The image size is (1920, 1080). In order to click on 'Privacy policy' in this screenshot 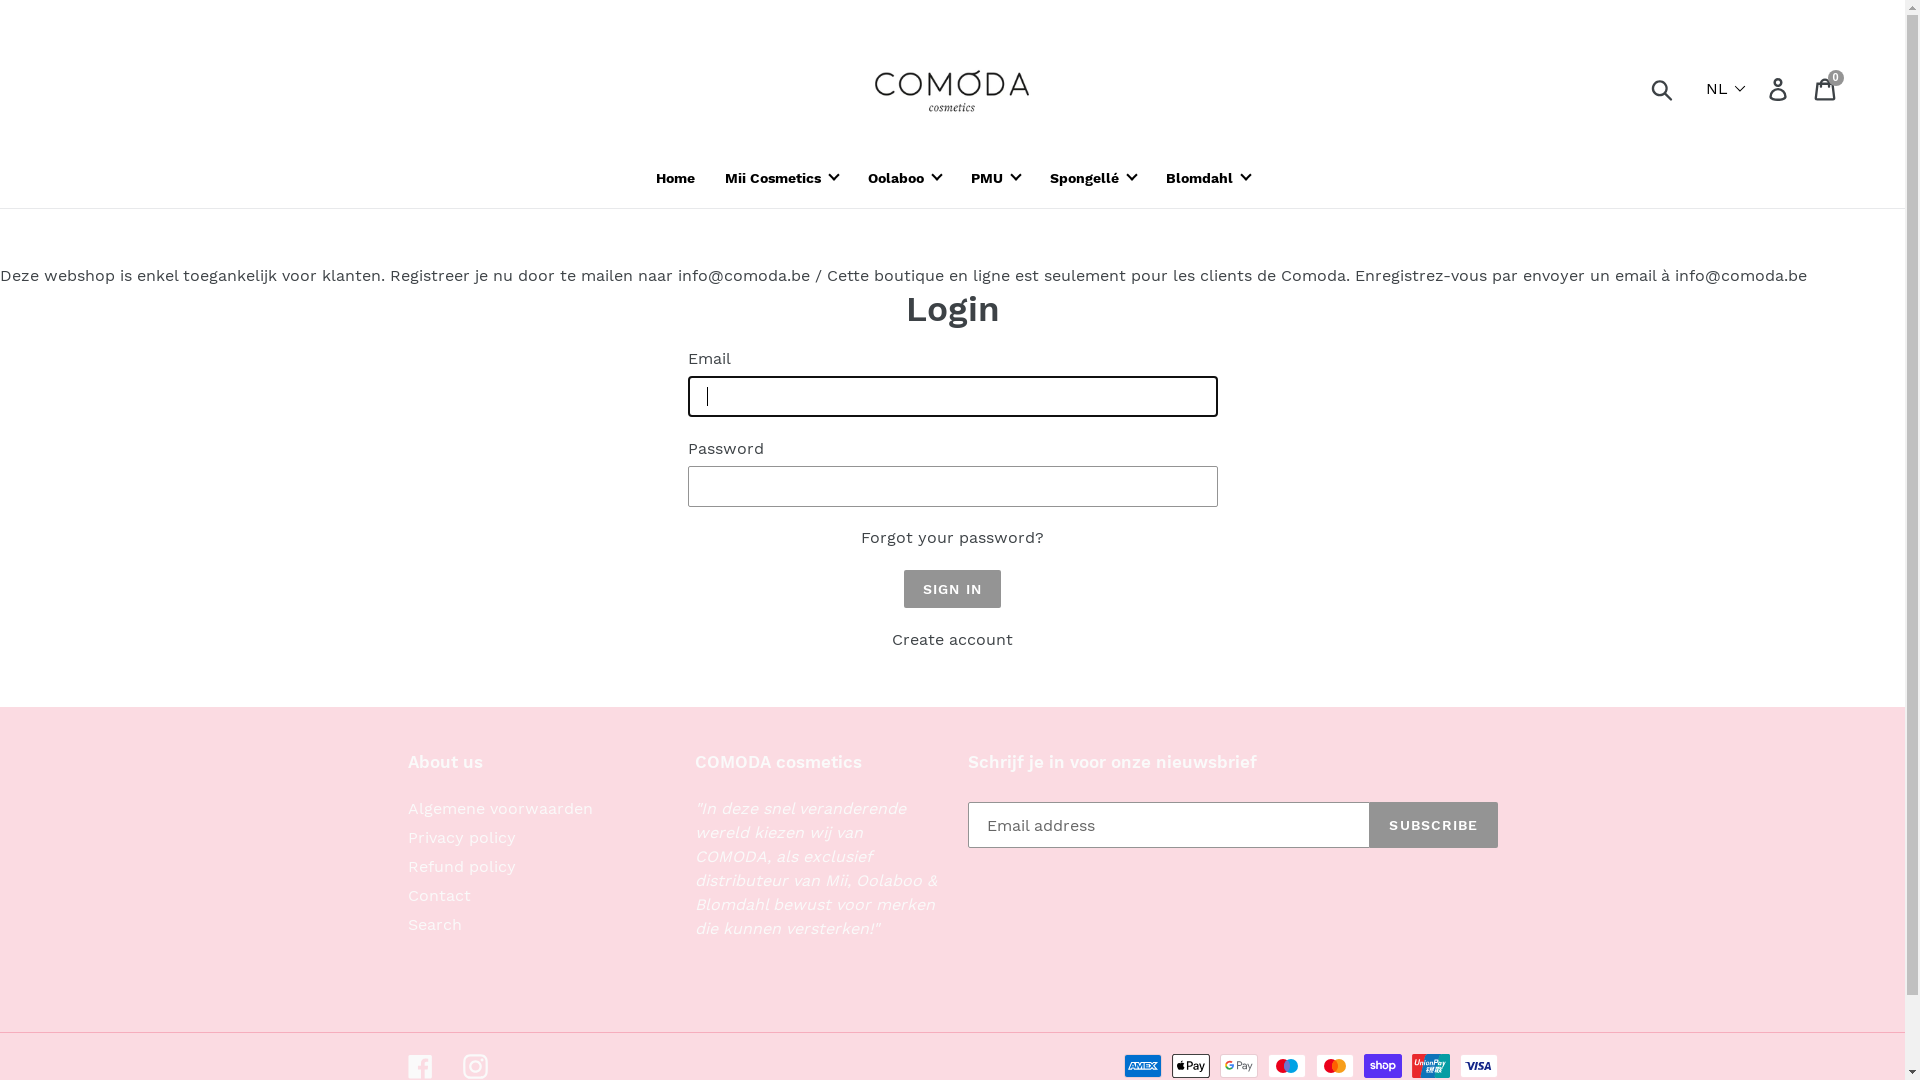, I will do `click(460, 837)`.